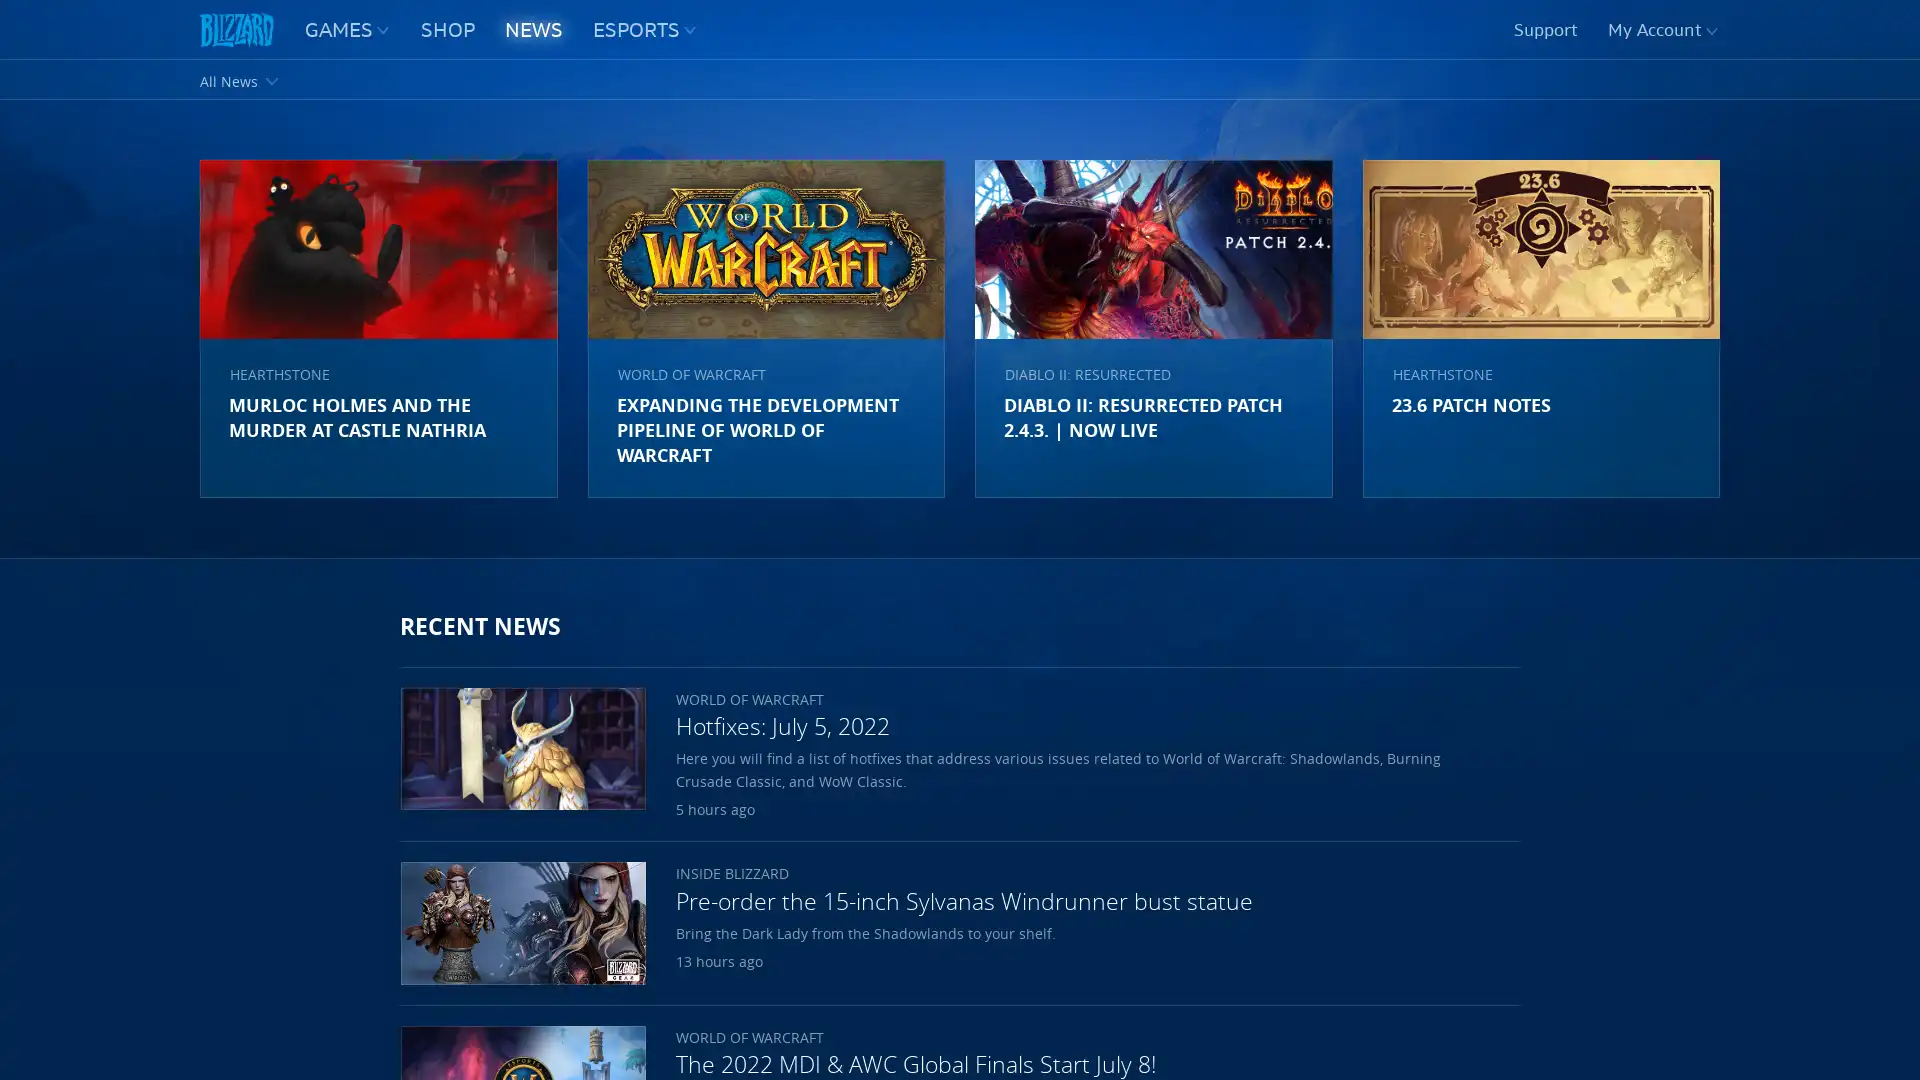 Image resolution: width=1920 pixels, height=1080 pixels. What do you see at coordinates (240, 79) in the screenshot?
I see `All News` at bounding box center [240, 79].